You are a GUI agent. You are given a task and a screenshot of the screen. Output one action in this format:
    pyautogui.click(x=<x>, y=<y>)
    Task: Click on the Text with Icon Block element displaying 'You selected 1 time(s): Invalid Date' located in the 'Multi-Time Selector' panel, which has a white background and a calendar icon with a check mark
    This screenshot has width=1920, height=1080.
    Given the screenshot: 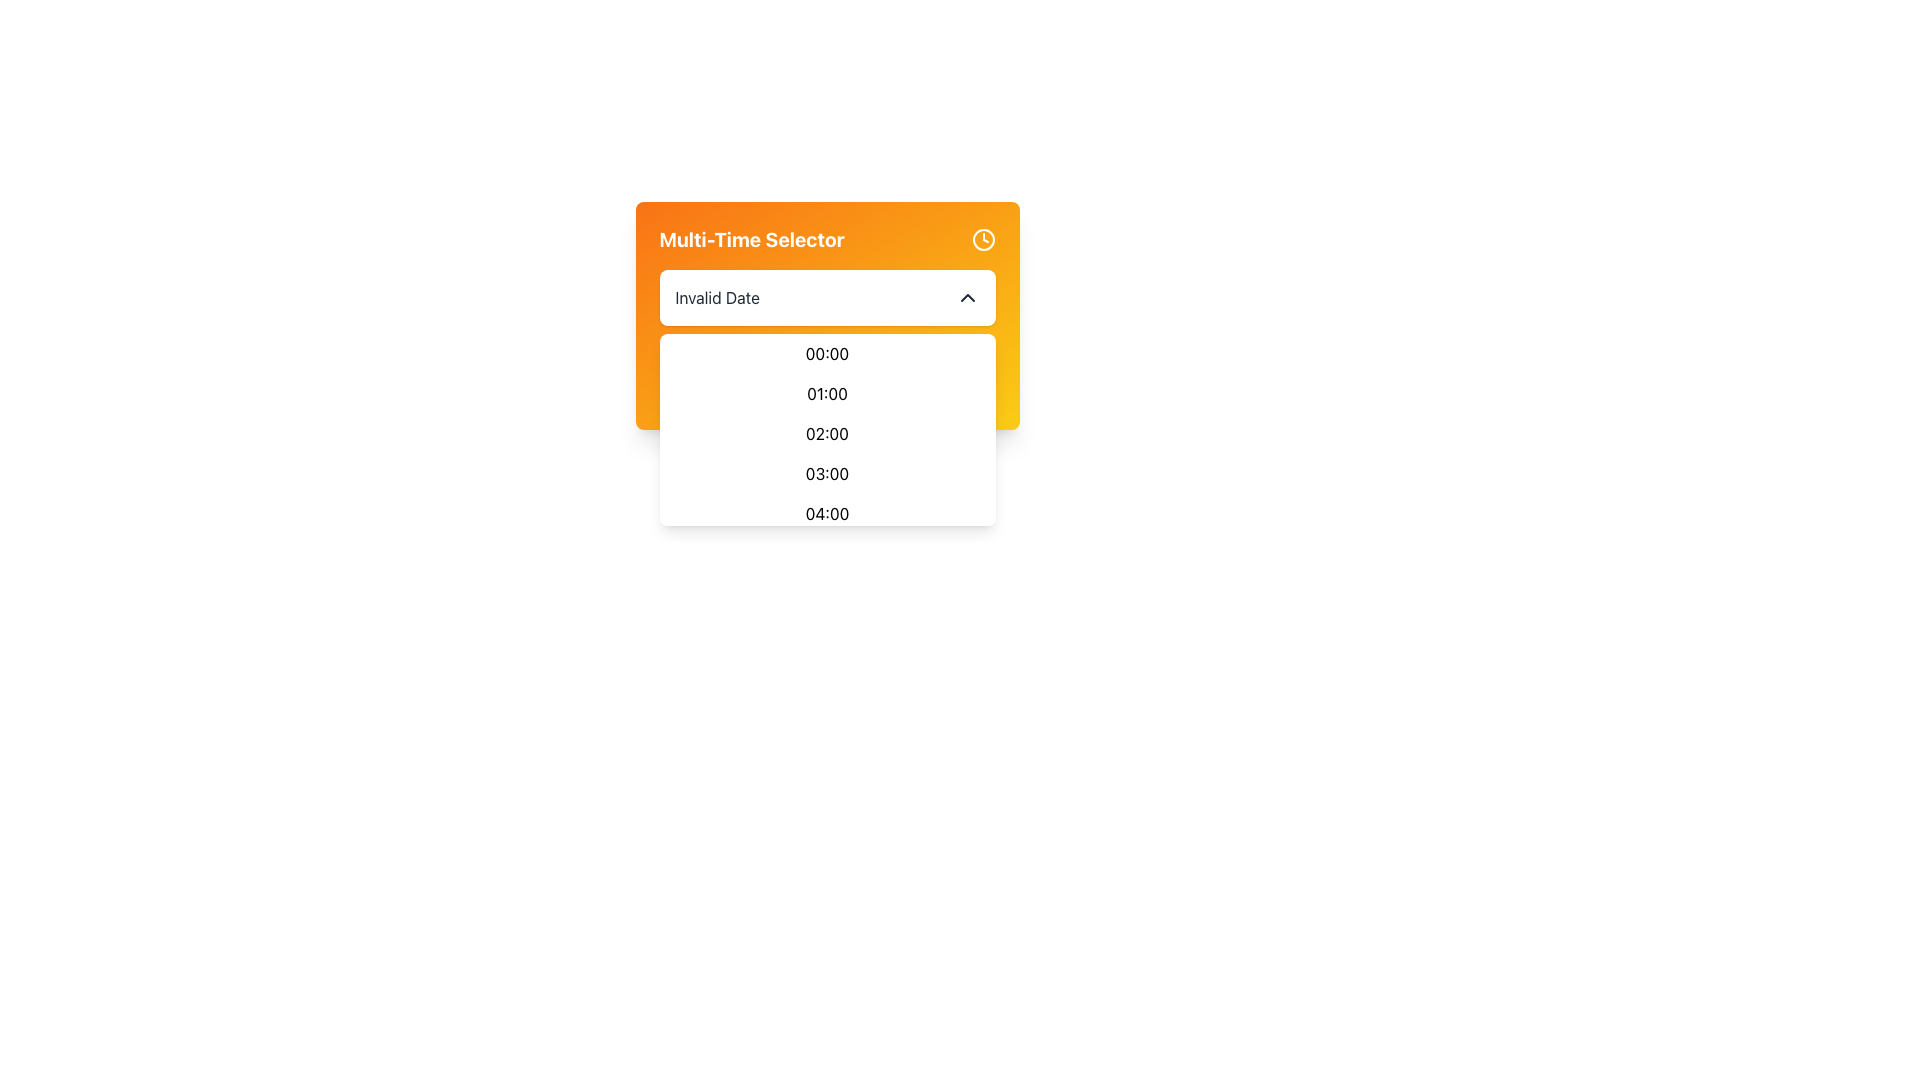 What is the action you would take?
    pyautogui.click(x=827, y=378)
    